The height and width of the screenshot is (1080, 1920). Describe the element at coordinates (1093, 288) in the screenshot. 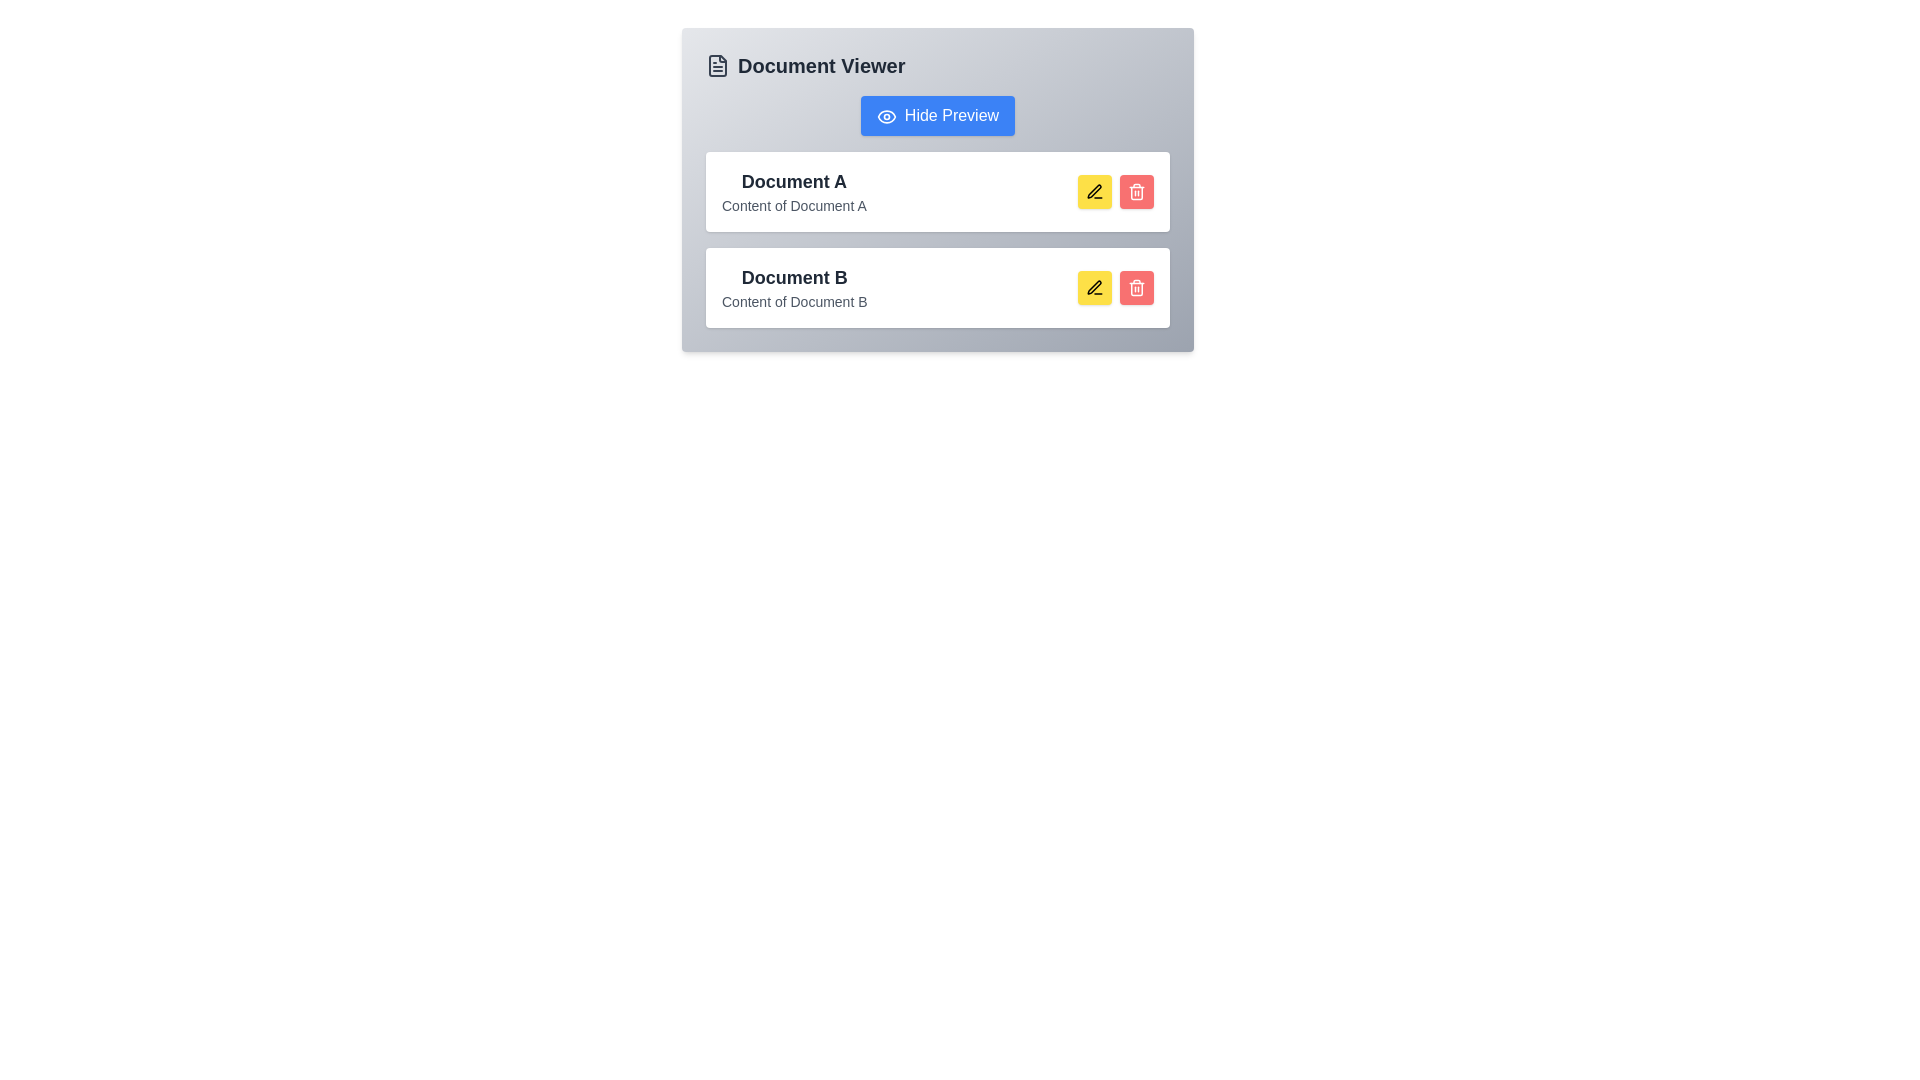

I see `the pen icon located inside a yellow rounded rectangle beside the text 'Document A' to initiate editing` at that location.